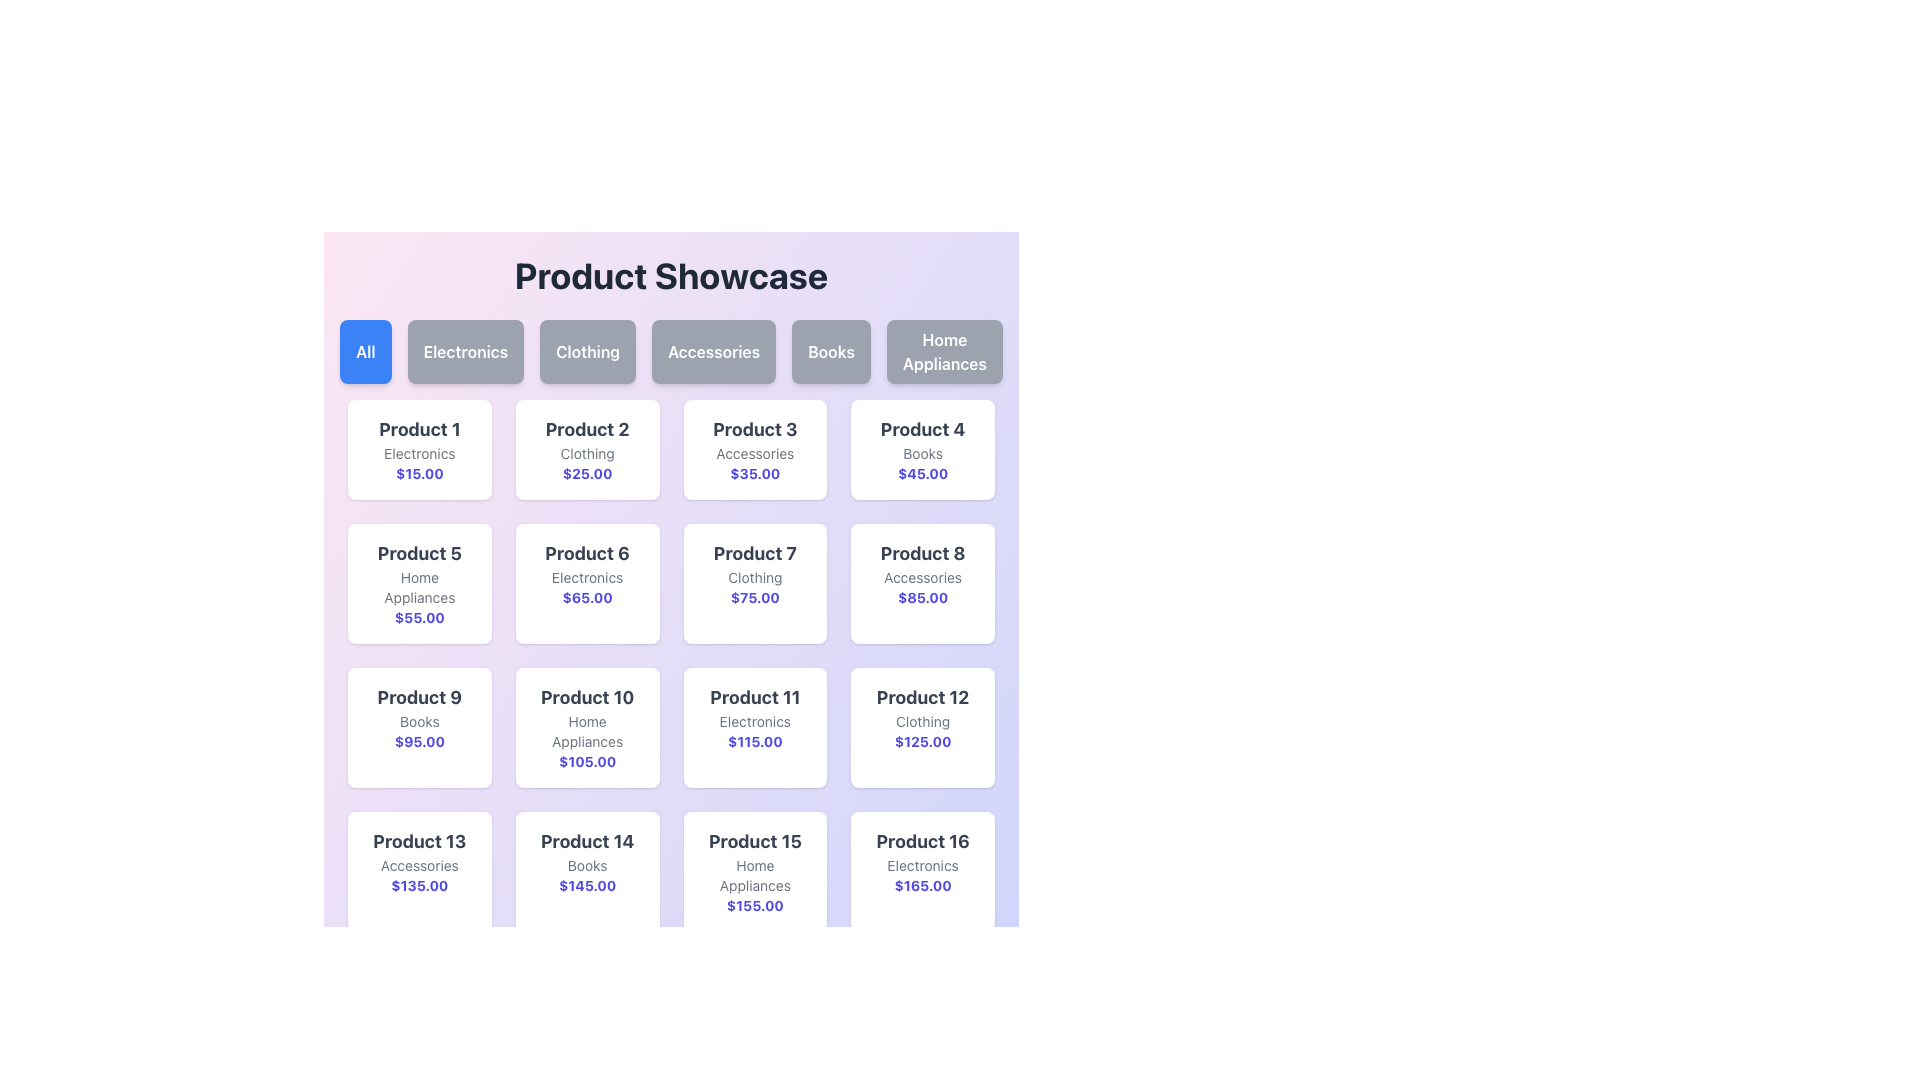  What do you see at coordinates (418, 728) in the screenshot?
I see `the product display card for 'Product 9' which is located in the leftmost column of the third row in the product showcase grid` at bounding box center [418, 728].